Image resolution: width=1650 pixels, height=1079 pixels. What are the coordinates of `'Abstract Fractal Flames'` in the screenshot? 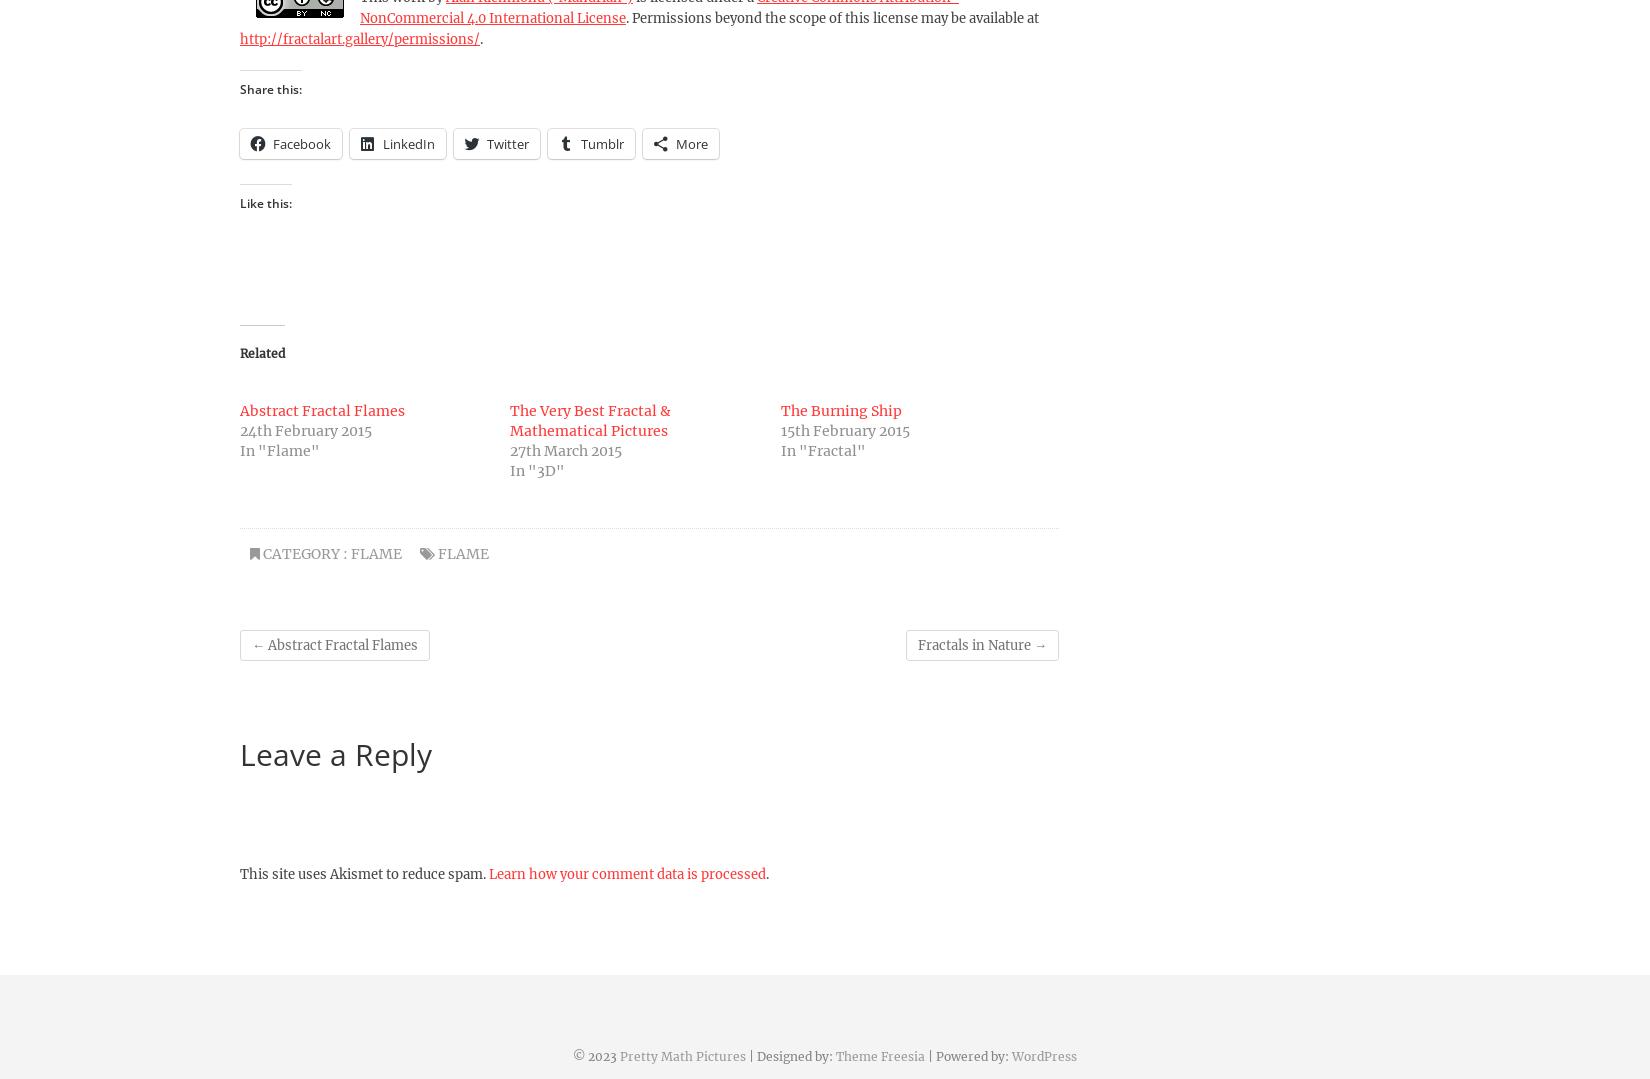 It's located at (341, 643).